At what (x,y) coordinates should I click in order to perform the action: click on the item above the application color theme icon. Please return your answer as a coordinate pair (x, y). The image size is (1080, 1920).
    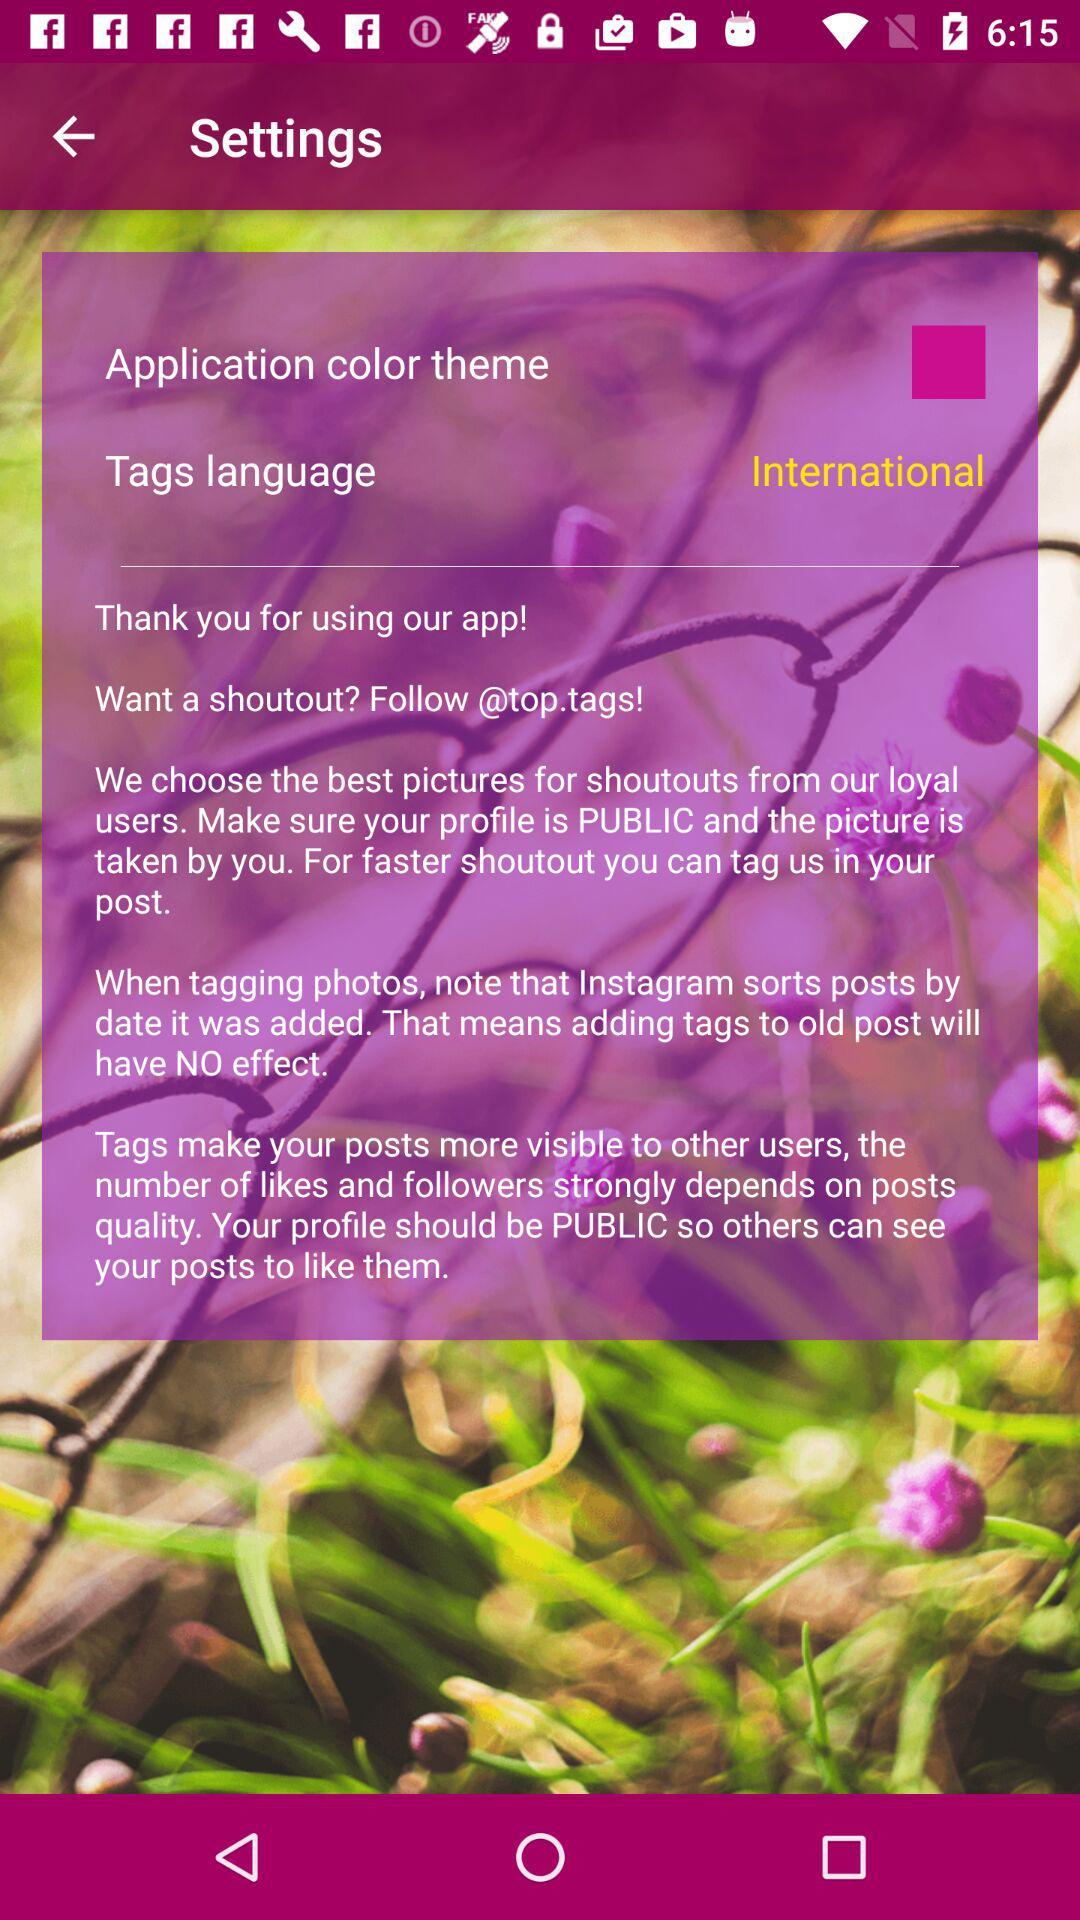
    Looking at the image, I should click on (72, 135).